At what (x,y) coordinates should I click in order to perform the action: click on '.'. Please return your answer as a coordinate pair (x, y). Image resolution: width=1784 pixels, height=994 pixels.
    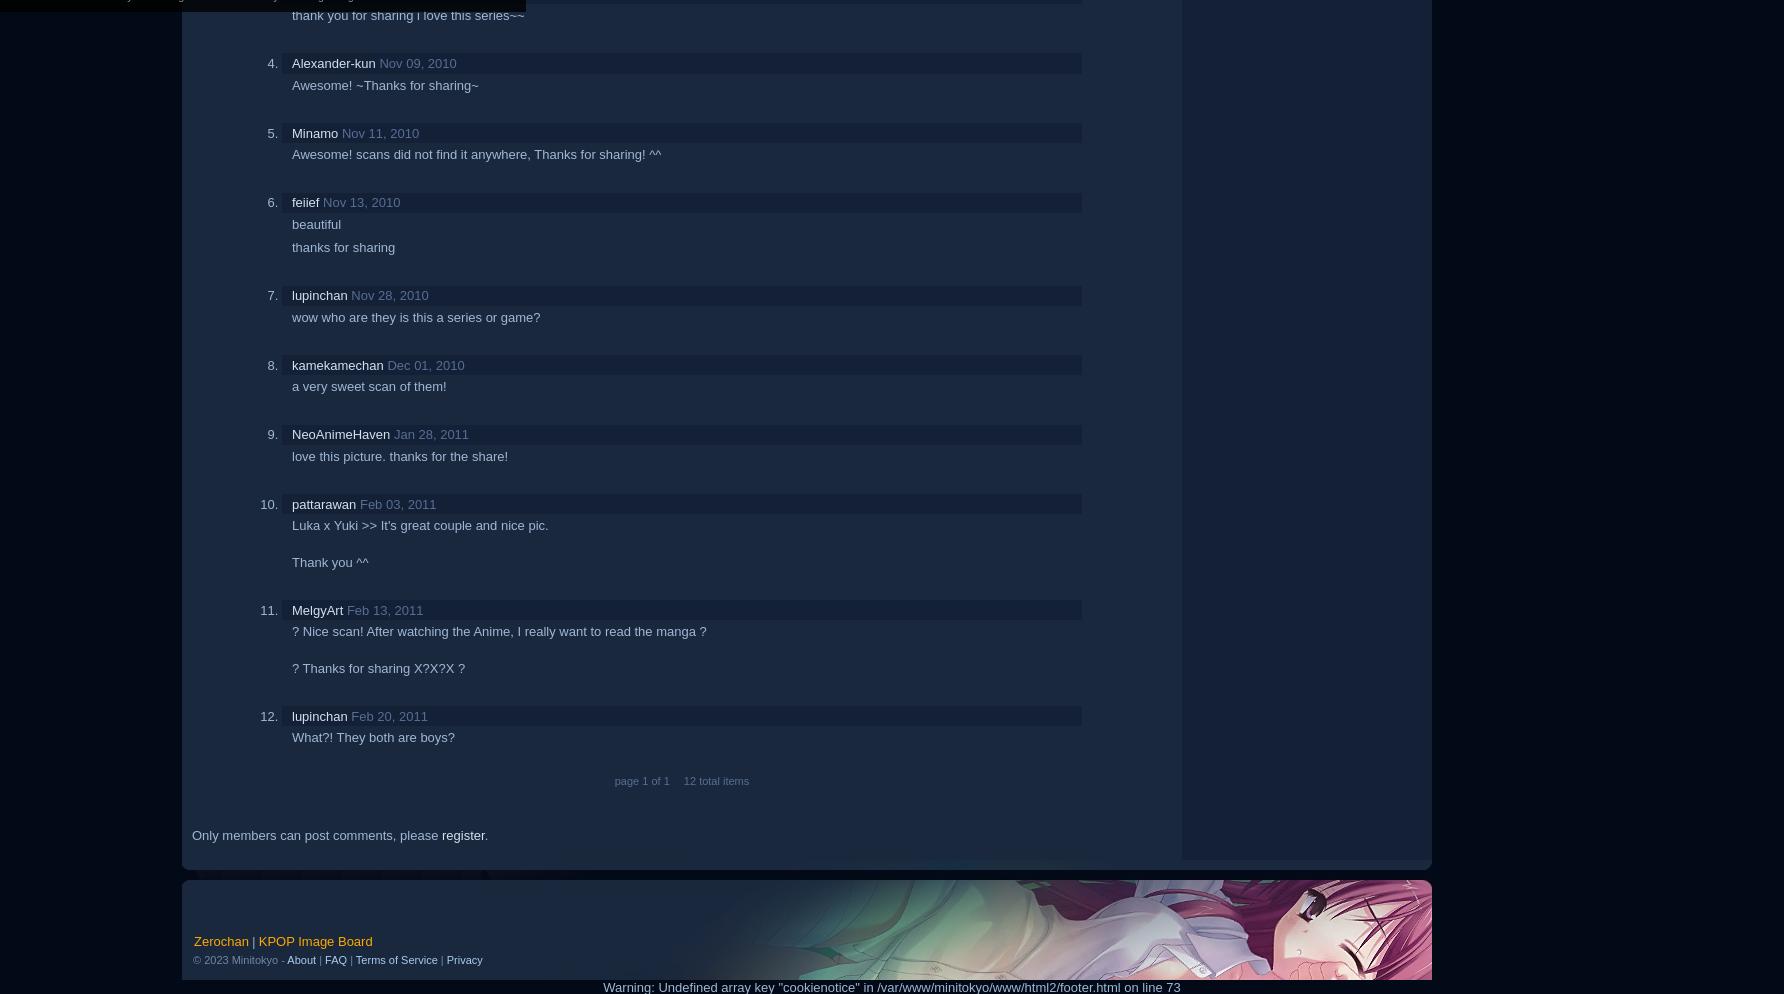
    Looking at the image, I should click on (485, 833).